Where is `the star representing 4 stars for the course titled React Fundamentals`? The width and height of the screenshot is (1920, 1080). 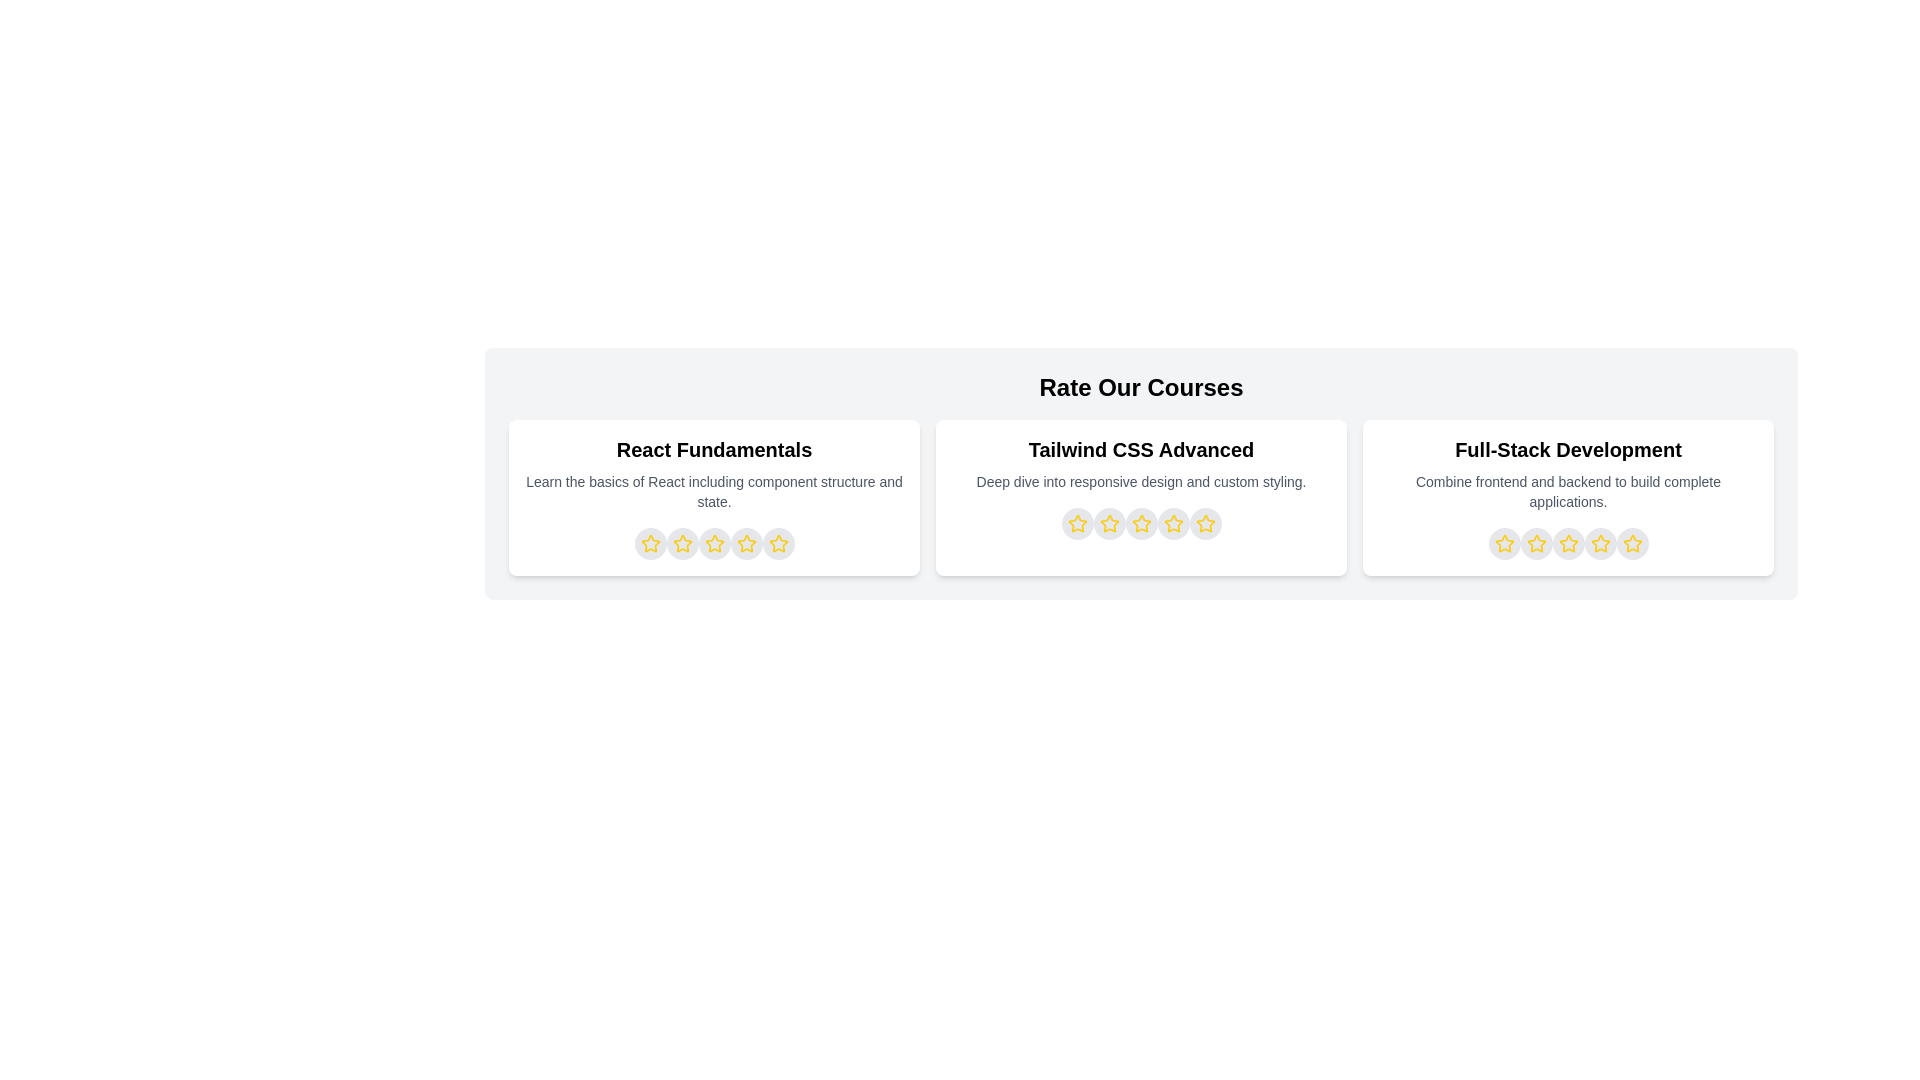 the star representing 4 stars for the course titled React Fundamentals is located at coordinates (745, 543).